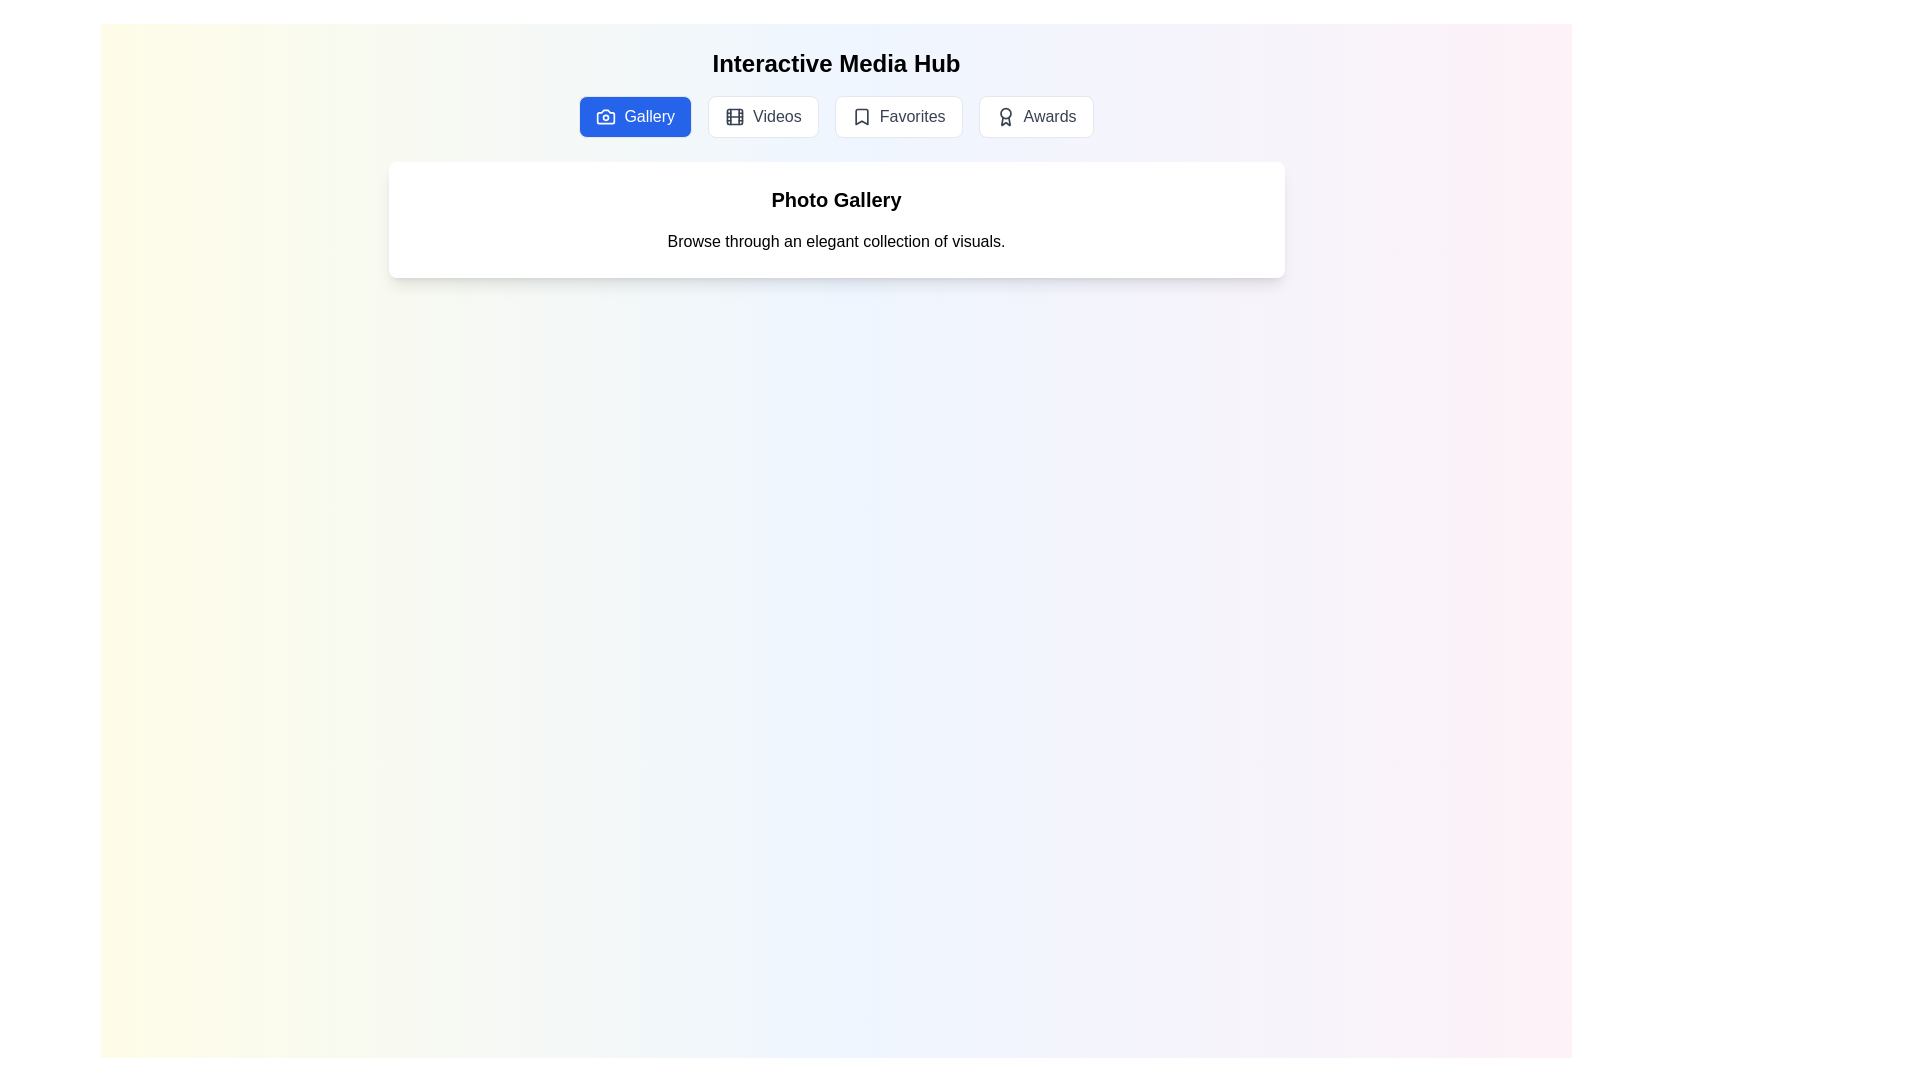 This screenshot has width=1920, height=1080. I want to click on the 'Videos' button, which is a rectangular button with rounded corners, displaying the text 'Videos' and a film frame icon, located in the navigation bar between the 'Gallery' and 'Favorites' buttons, so click(762, 116).